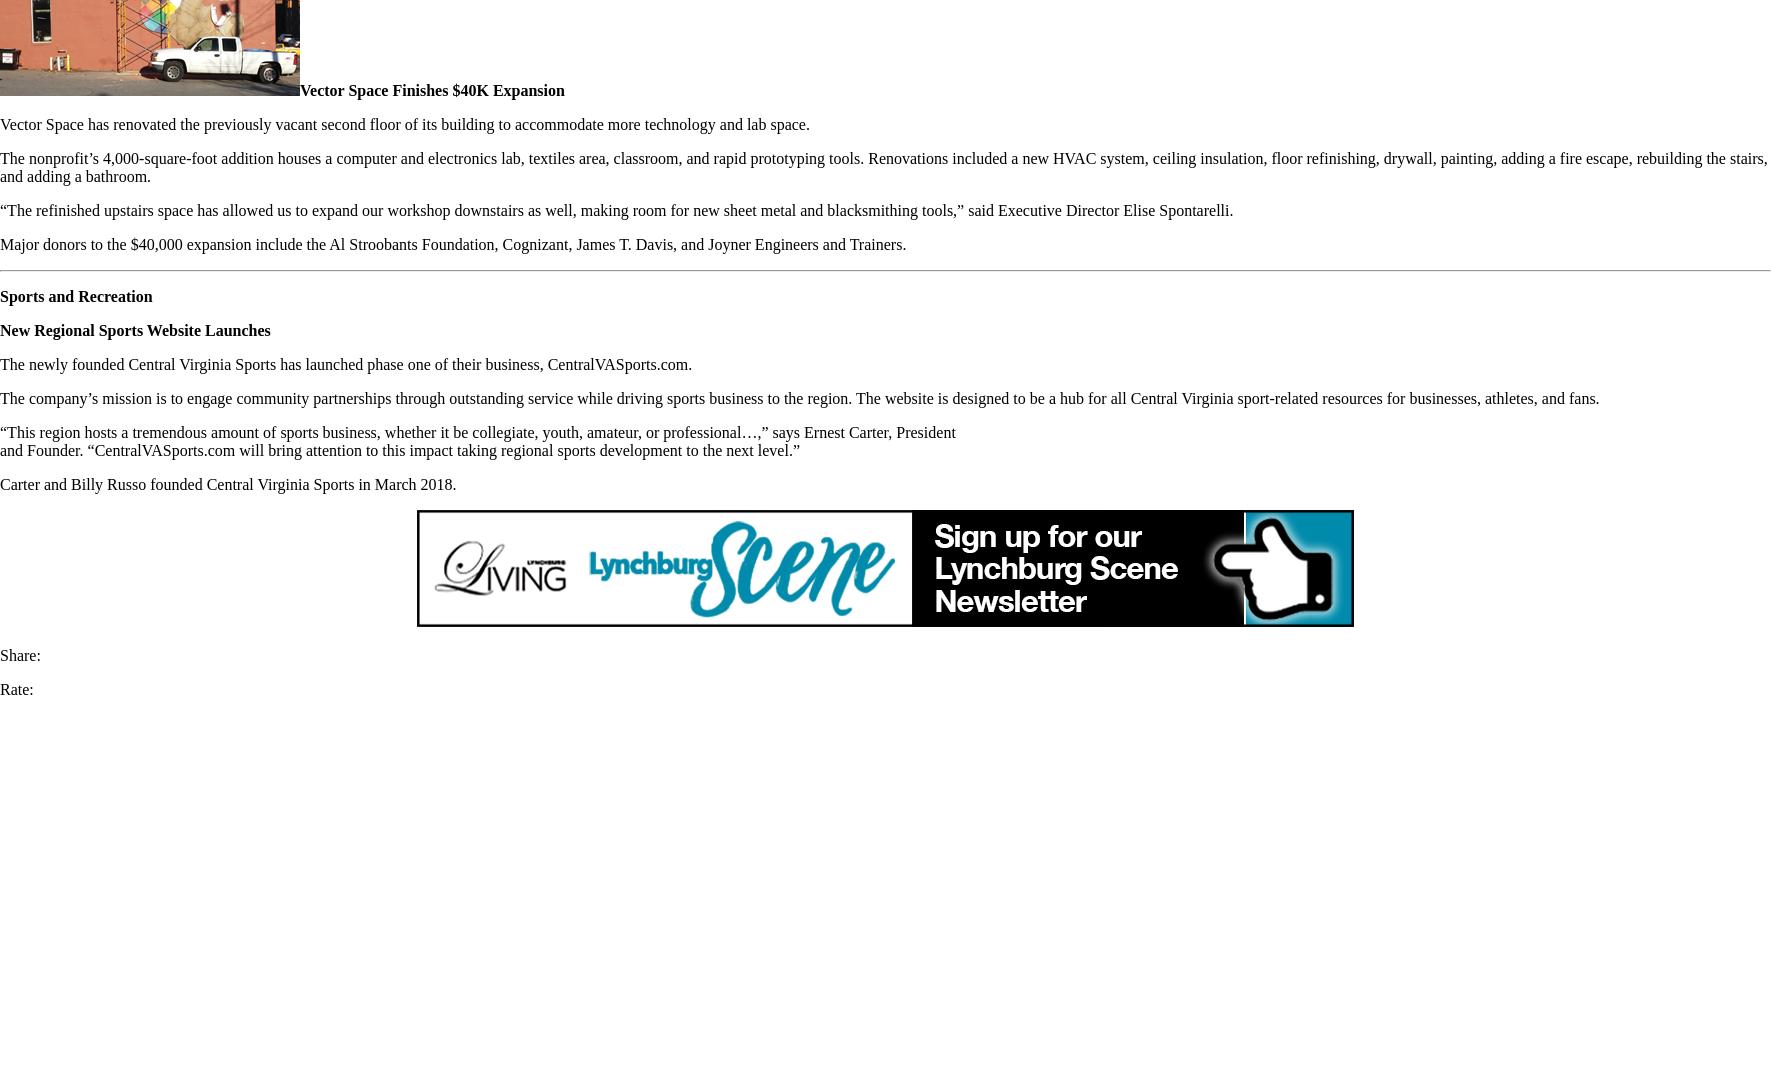 The image size is (1771, 1065). I want to click on 'Rate:', so click(15, 689).